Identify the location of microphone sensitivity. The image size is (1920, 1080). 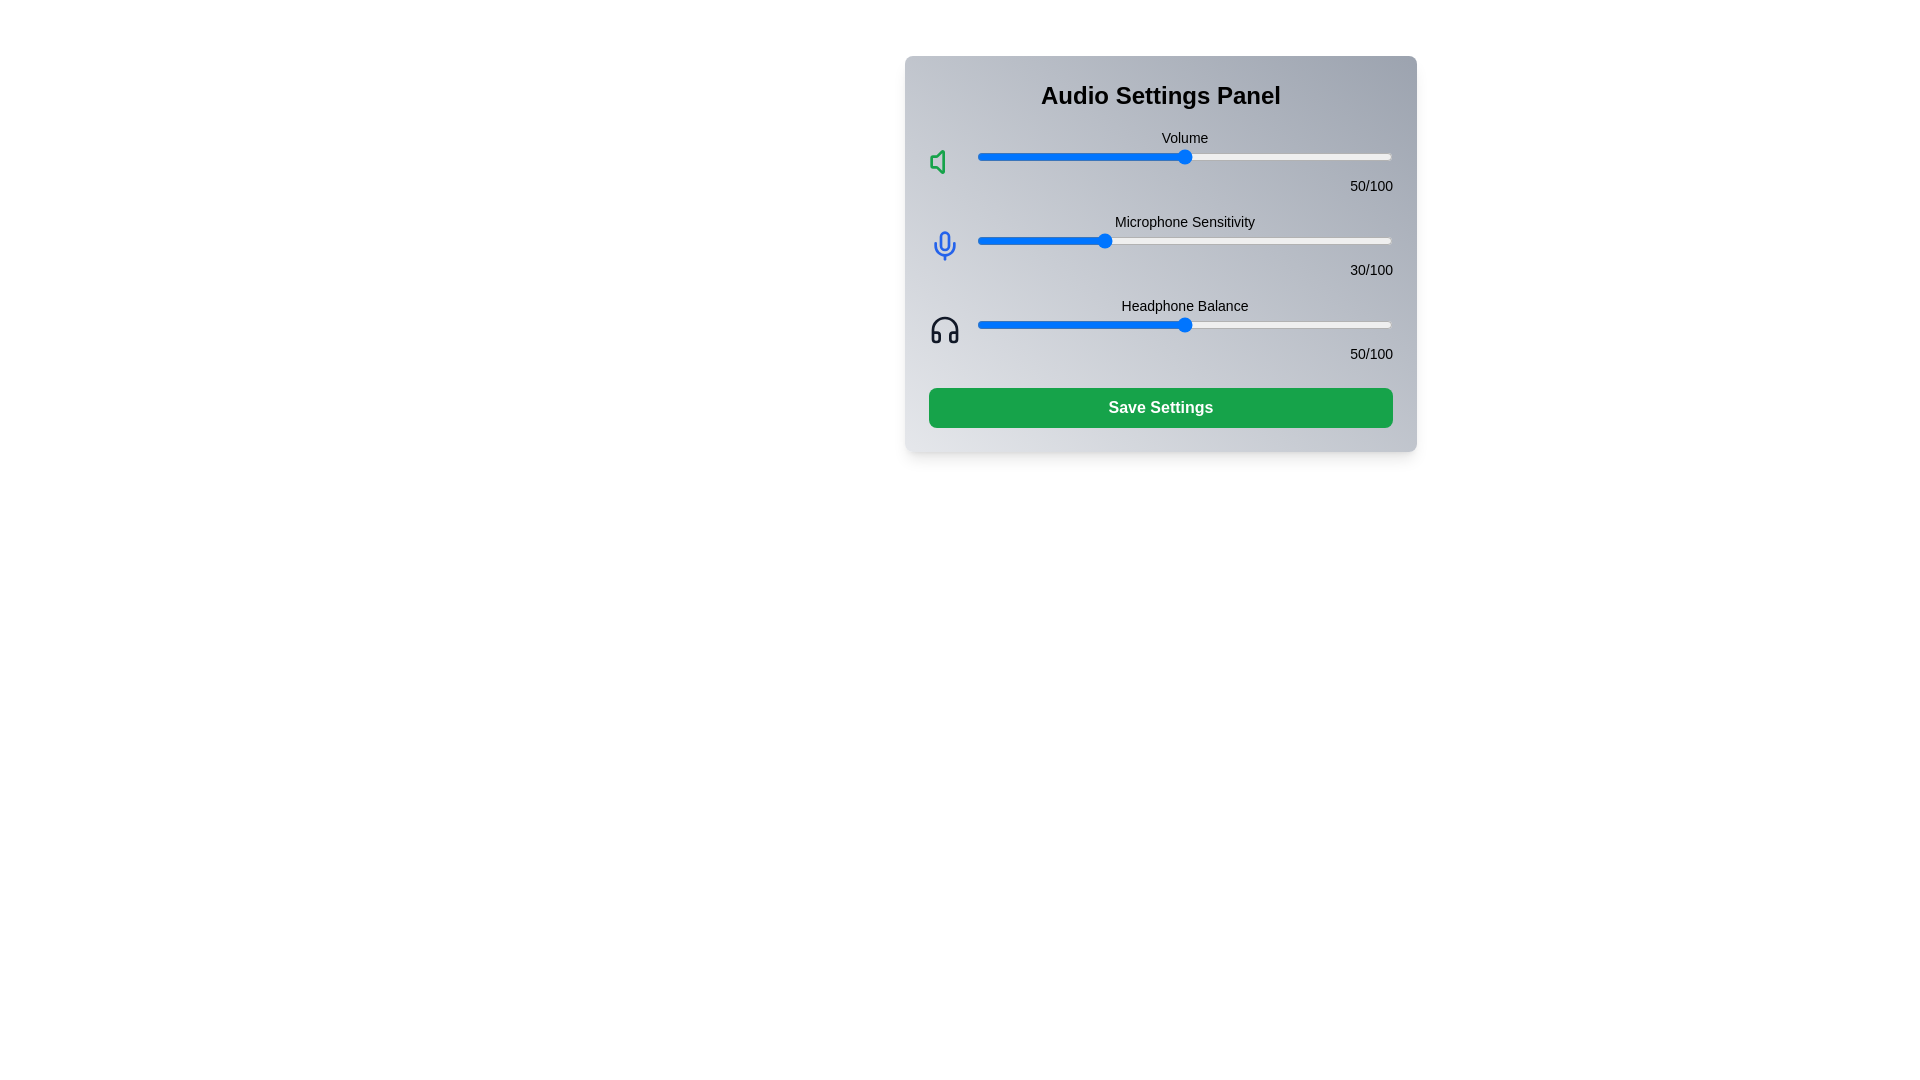
(1084, 239).